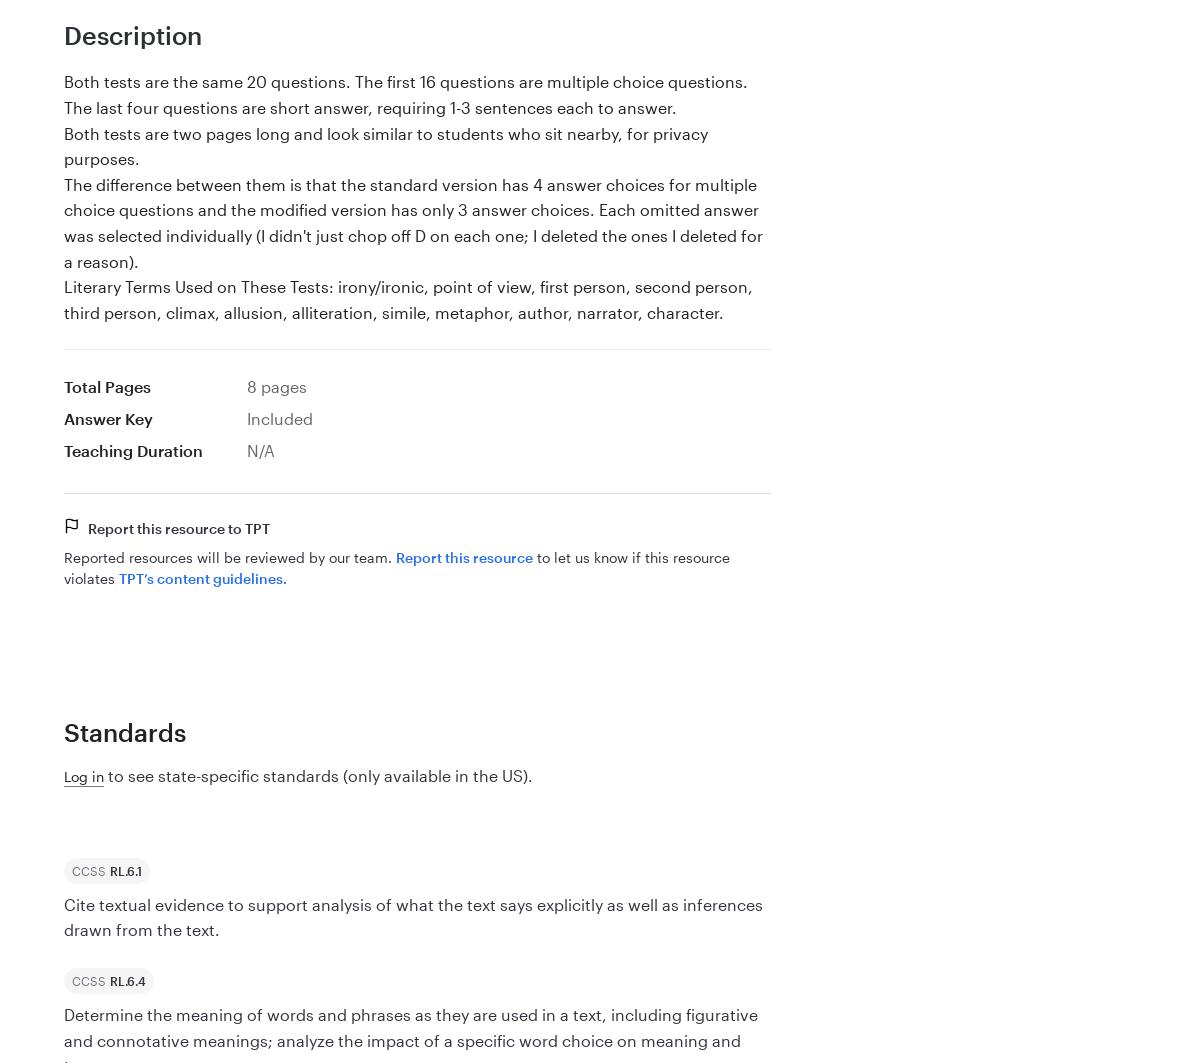  Describe the element at coordinates (107, 417) in the screenshot. I see `'Answer Key'` at that location.